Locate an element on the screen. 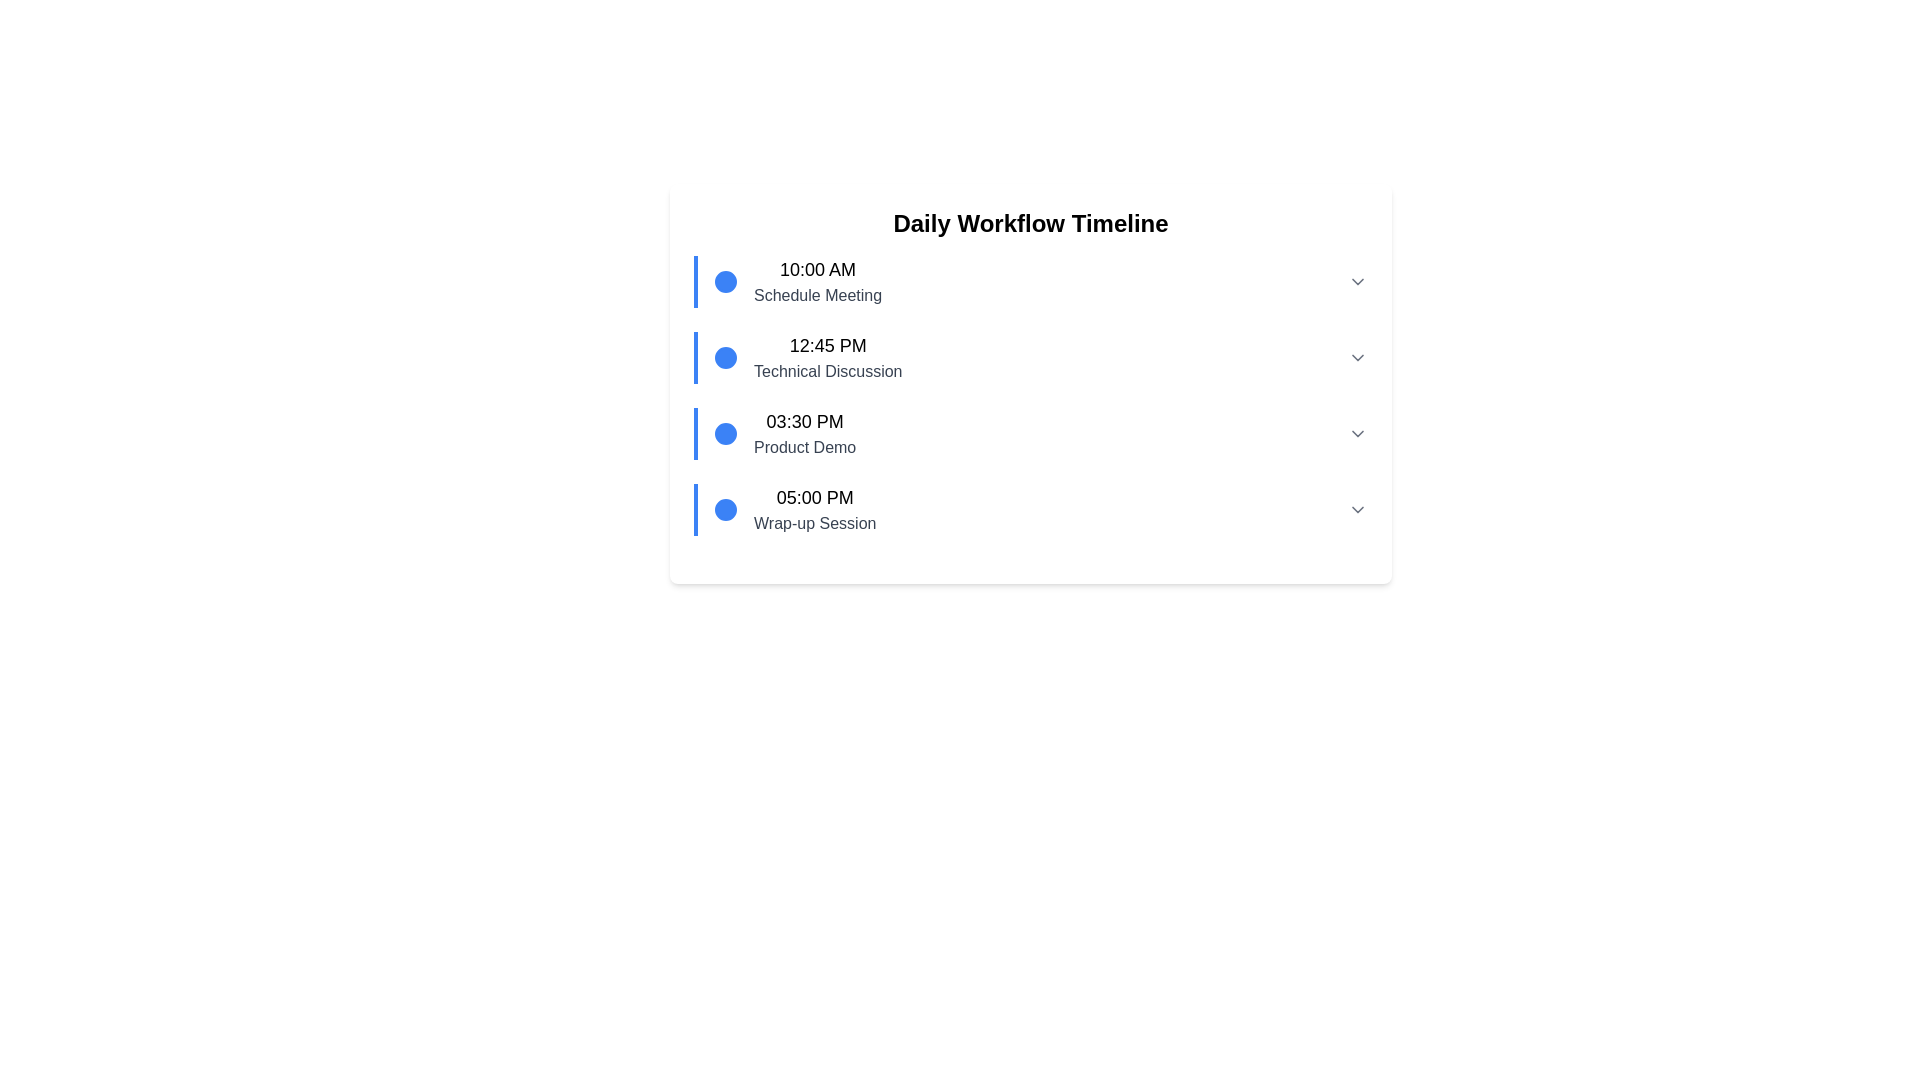  the timeline entry displaying '10:00 AM' and 'Schedule Meeting' is located at coordinates (796, 281).